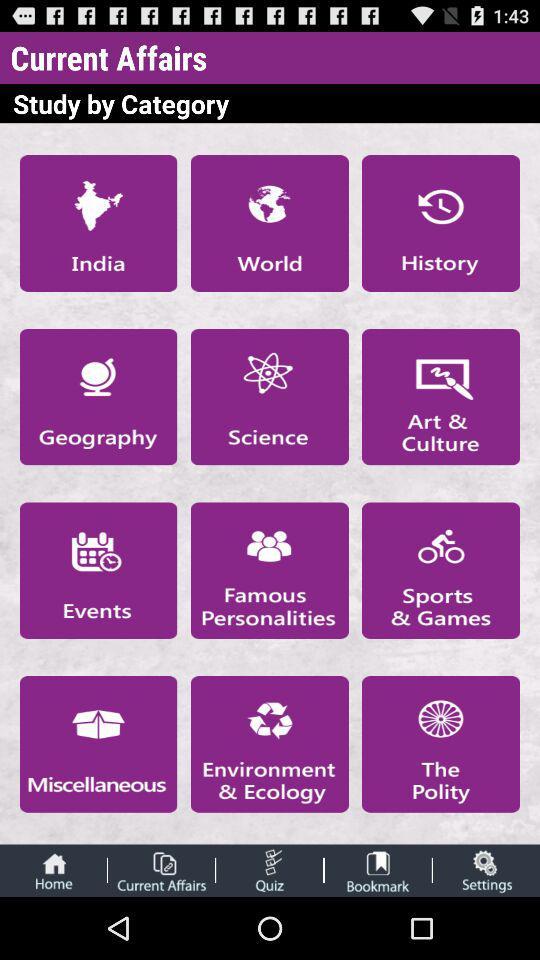 The image size is (540, 960). What do you see at coordinates (97, 743) in the screenshot?
I see `miscellaneous category` at bounding box center [97, 743].